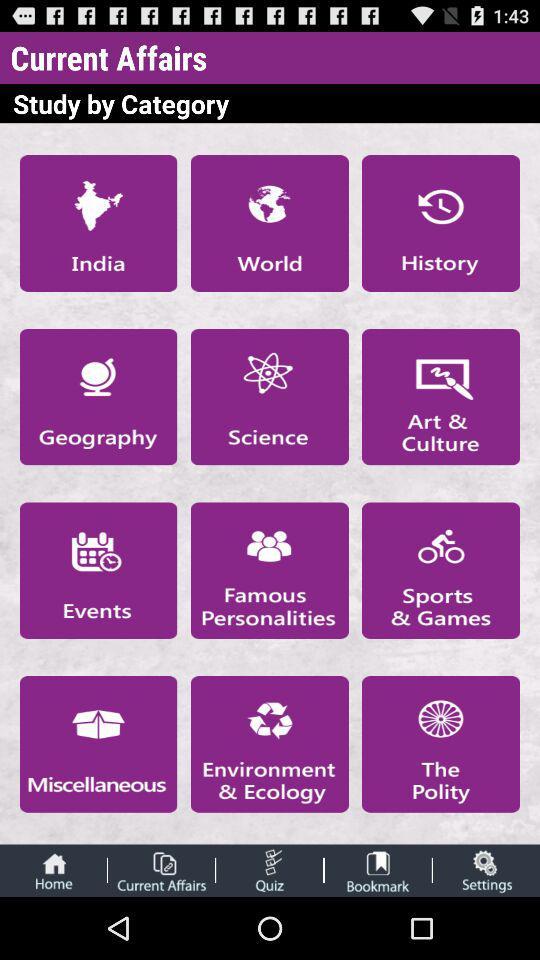 The image size is (540, 960). What do you see at coordinates (97, 743) in the screenshot?
I see `miscellaneous category` at bounding box center [97, 743].